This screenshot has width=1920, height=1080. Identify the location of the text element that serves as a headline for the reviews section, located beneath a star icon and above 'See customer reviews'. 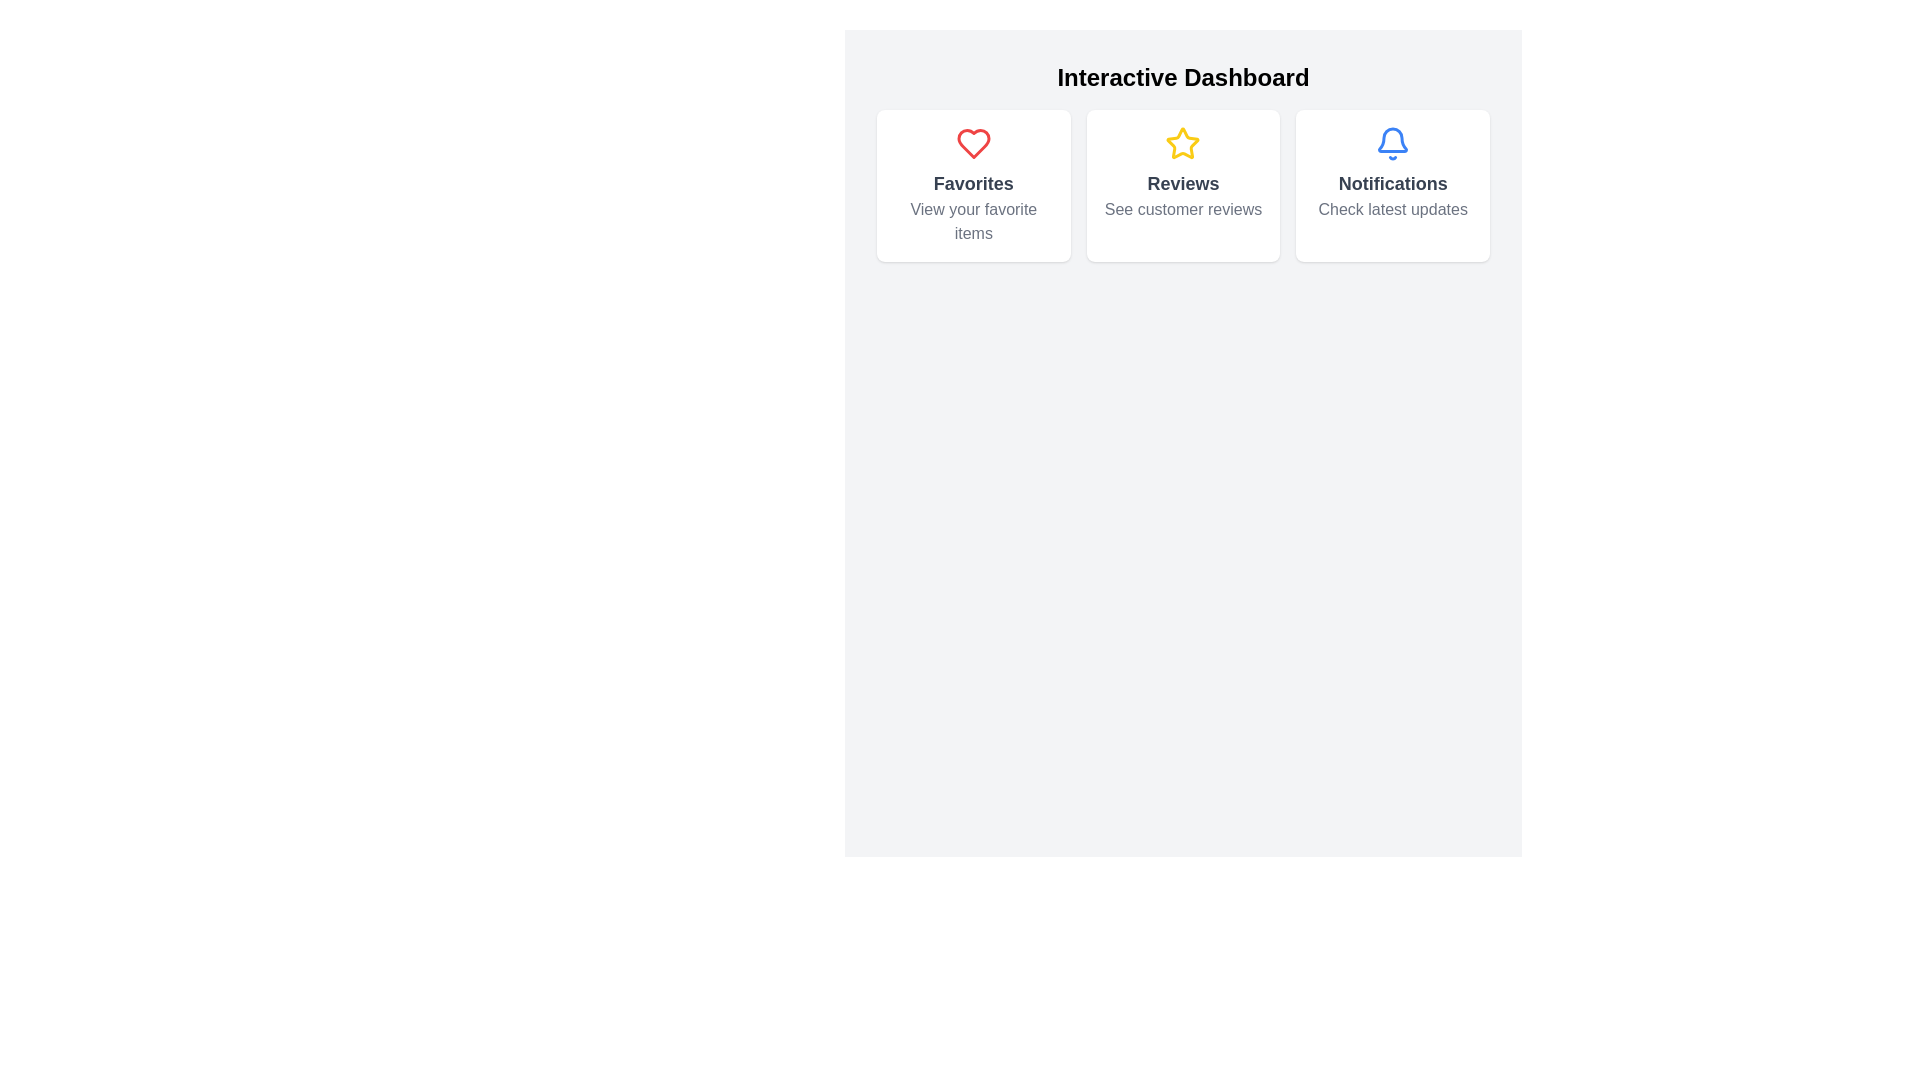
(1183, 184).